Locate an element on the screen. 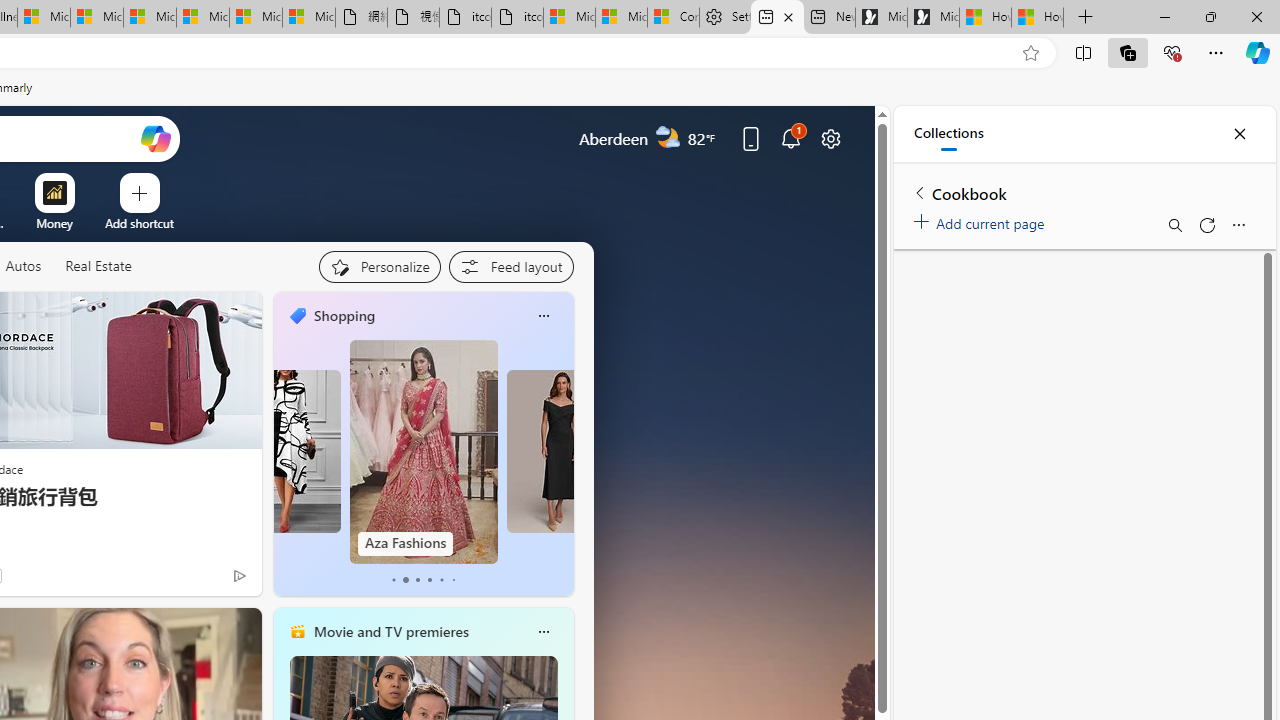  'tab-5' is located at coordinates (452, 579).